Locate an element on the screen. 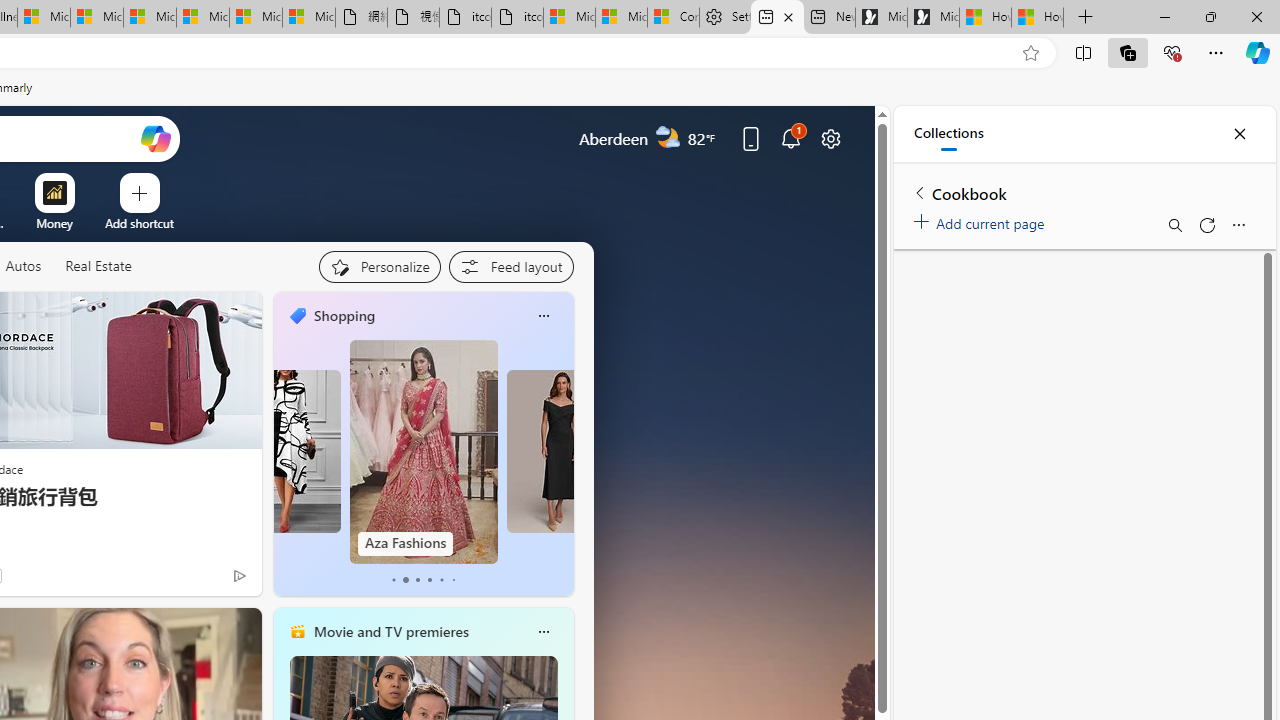  'tab-5' is located at coordinates (452, 579).